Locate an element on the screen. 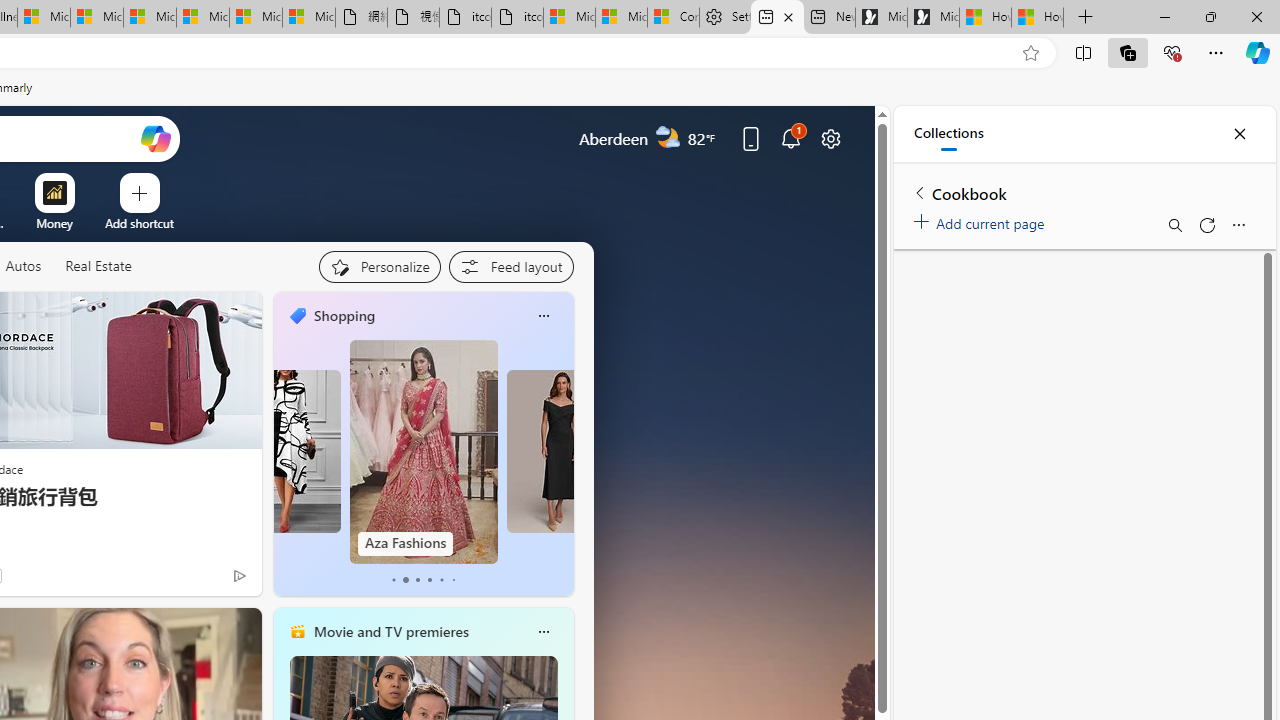  'tab-5' is located at coordinates (452, 579).